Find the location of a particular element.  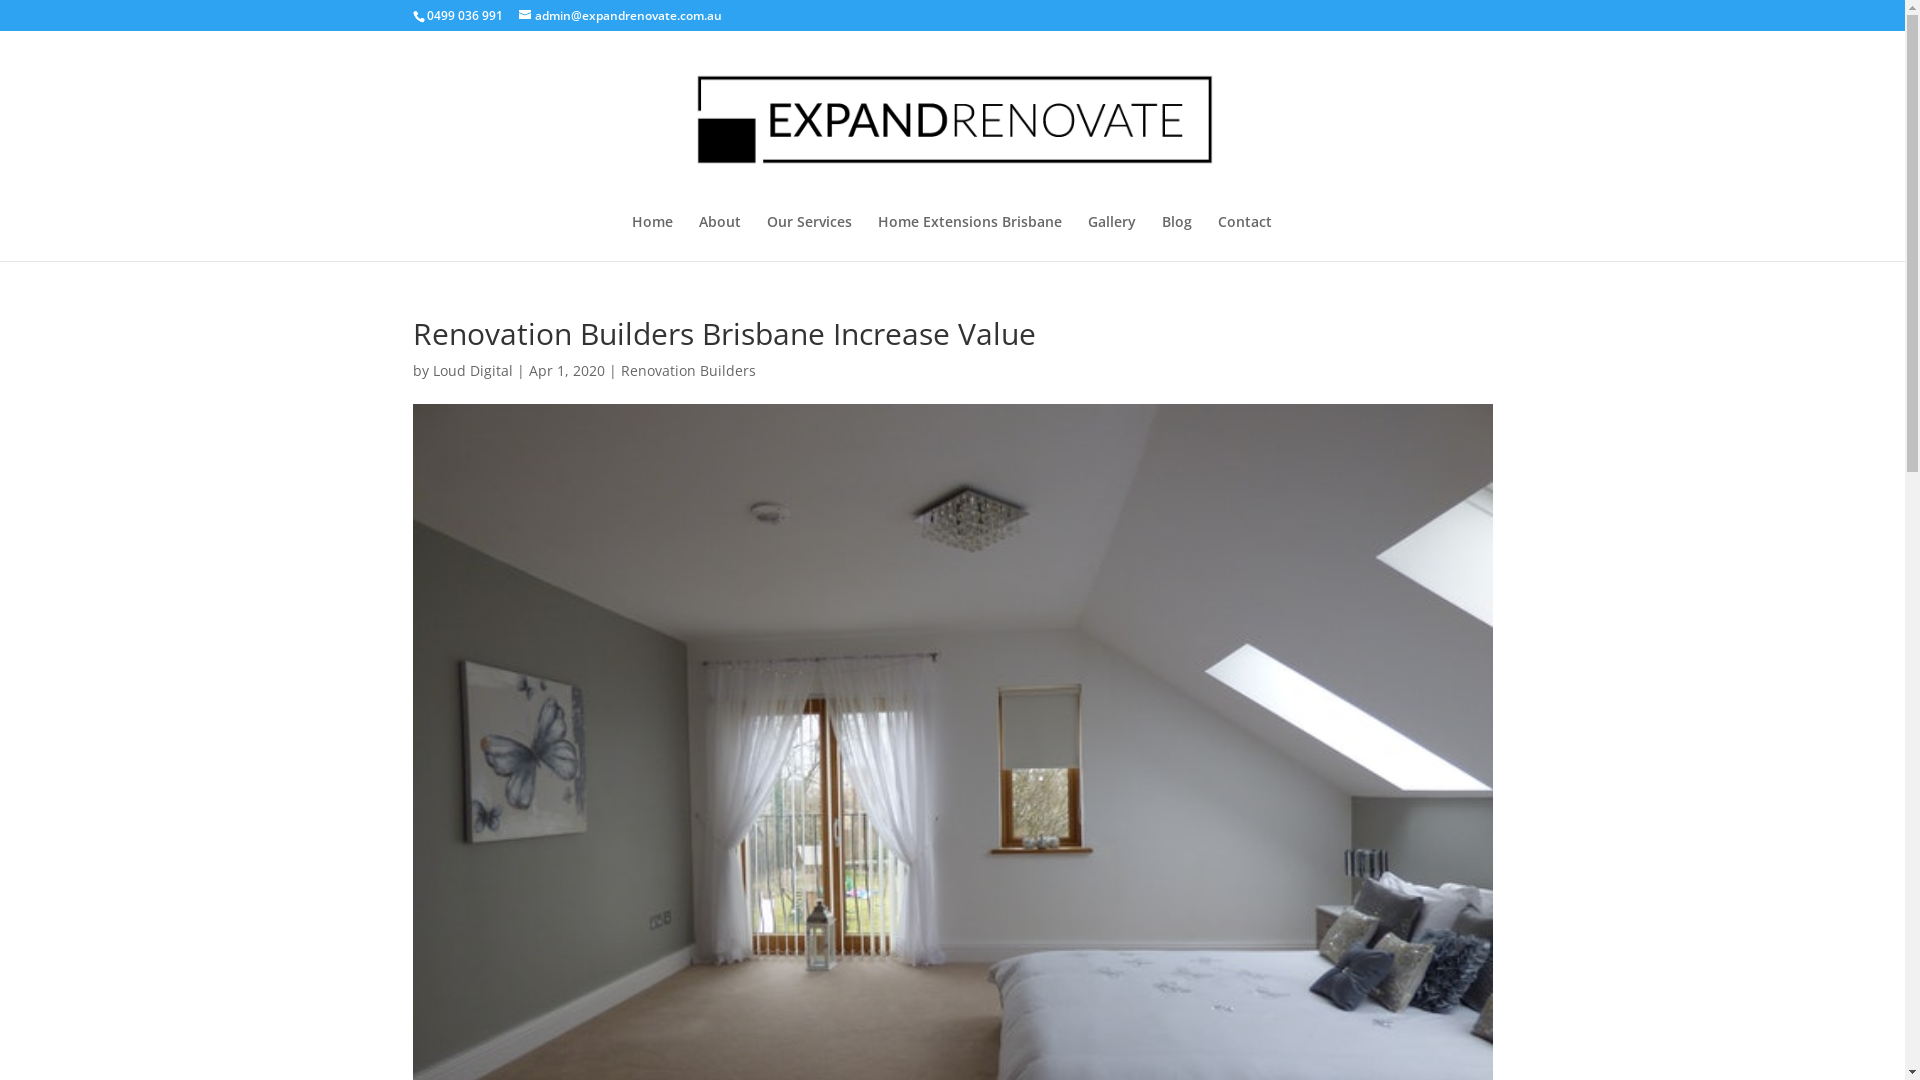

'admin@expandrenovate.com.au' is located at coordinates (618, 15).